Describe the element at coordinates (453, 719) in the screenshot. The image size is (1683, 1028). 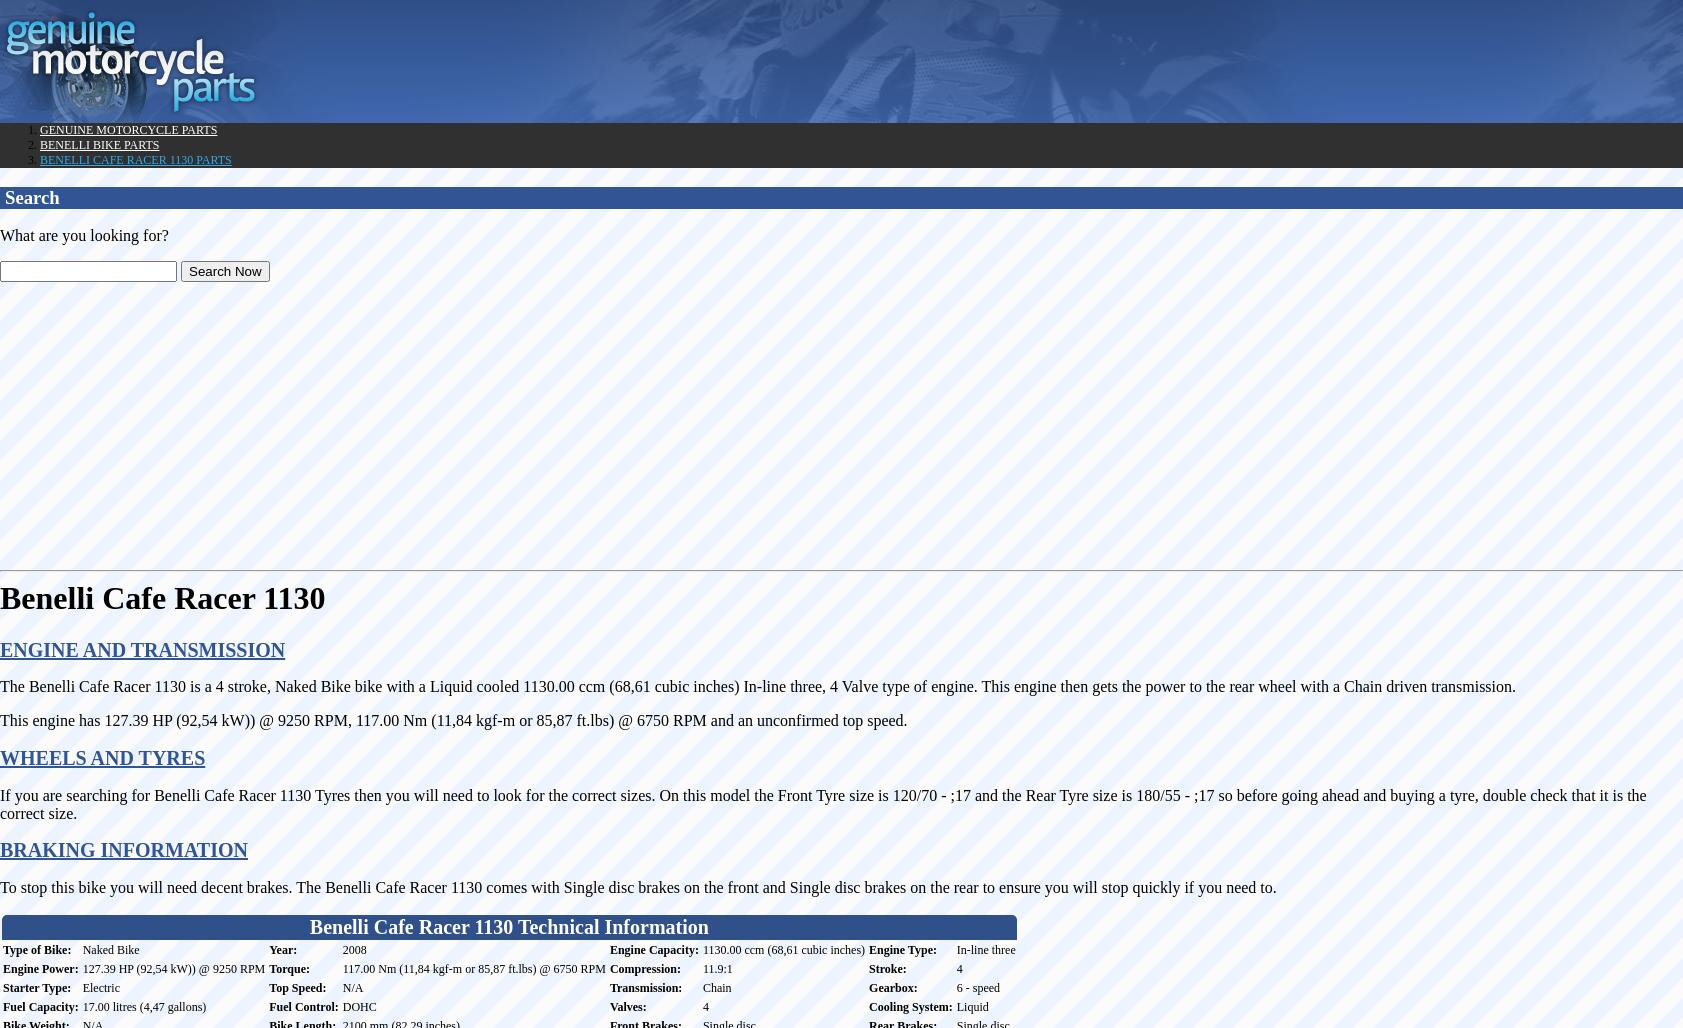
I see `'This engine has 127.39 HP (92,54 kW)) @ 9250 RPM, 117.00 Nm (11,84 kgf-m or 85,87 ft.lbs) @ 6750 RPM and an unconfirmed top speed.'` at that location.